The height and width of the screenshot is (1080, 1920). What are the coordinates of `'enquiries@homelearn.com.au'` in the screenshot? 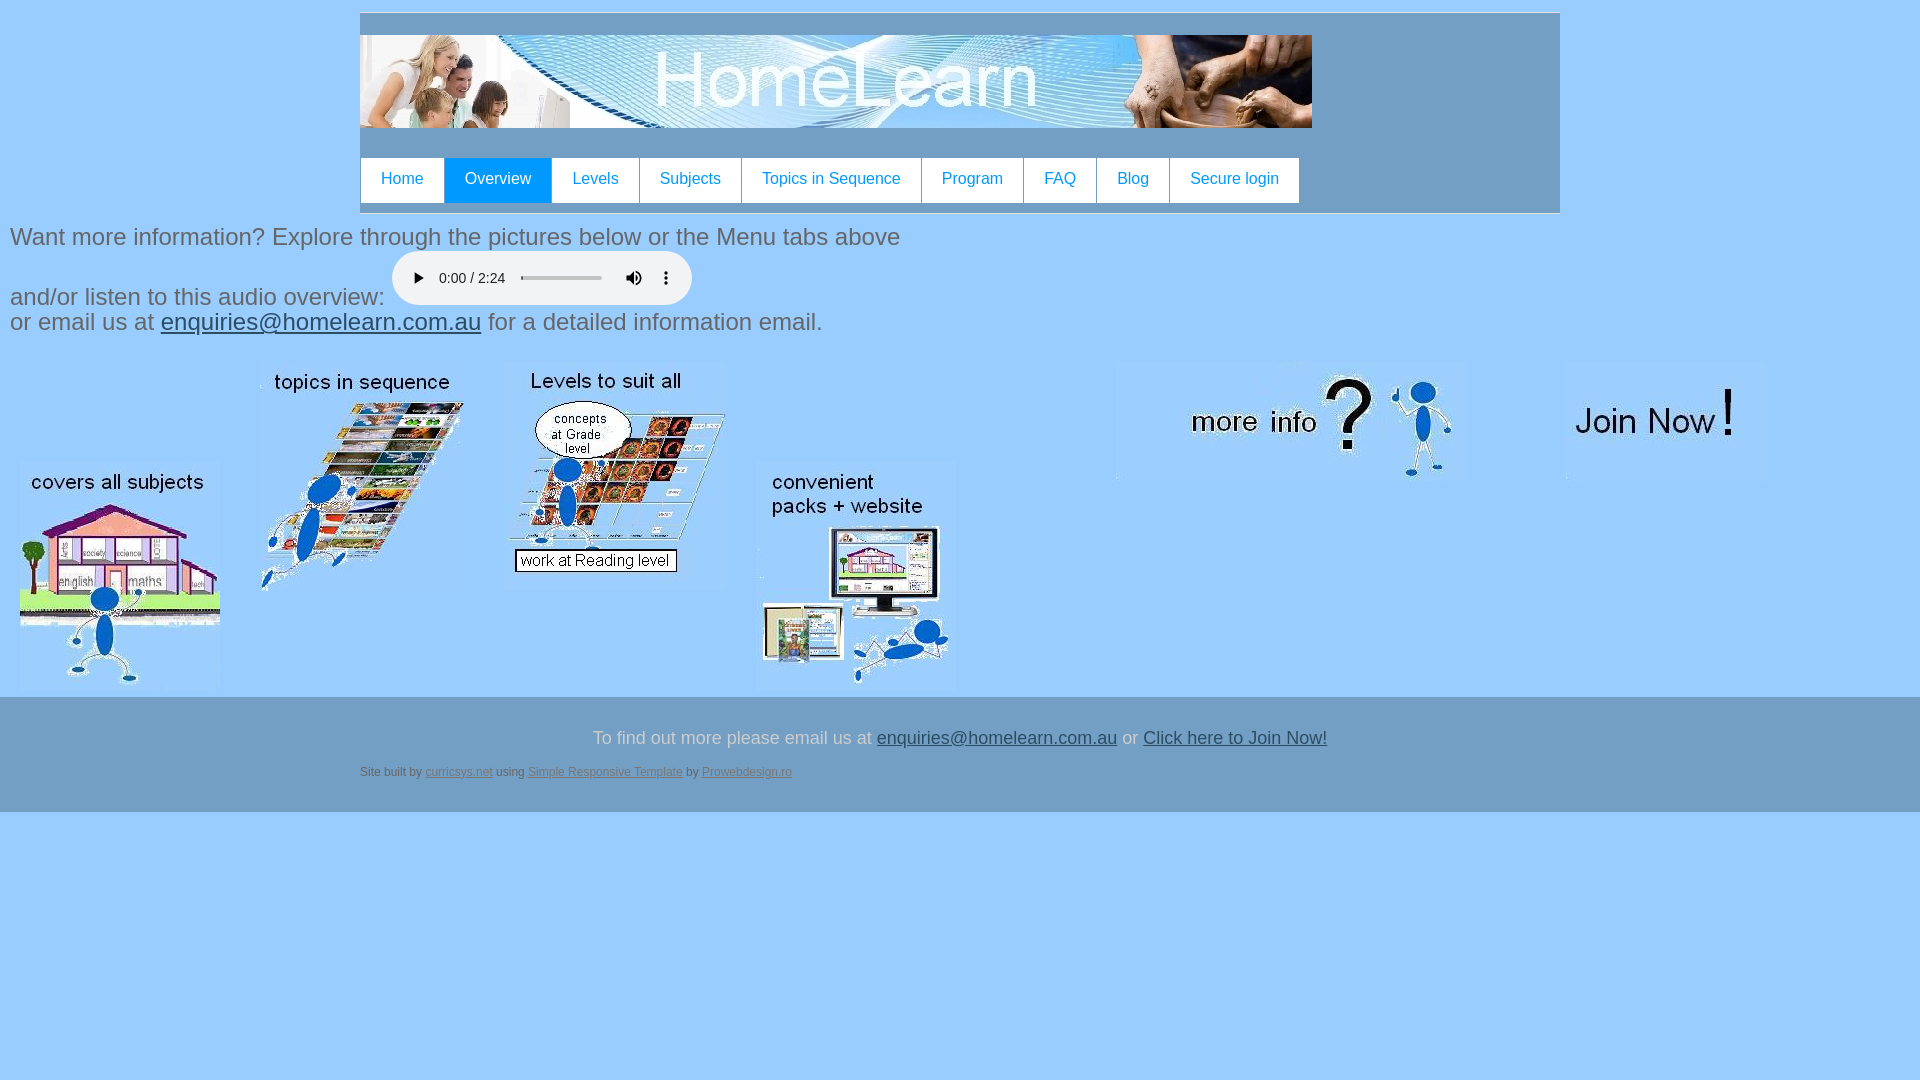 It's located at (997, 737).